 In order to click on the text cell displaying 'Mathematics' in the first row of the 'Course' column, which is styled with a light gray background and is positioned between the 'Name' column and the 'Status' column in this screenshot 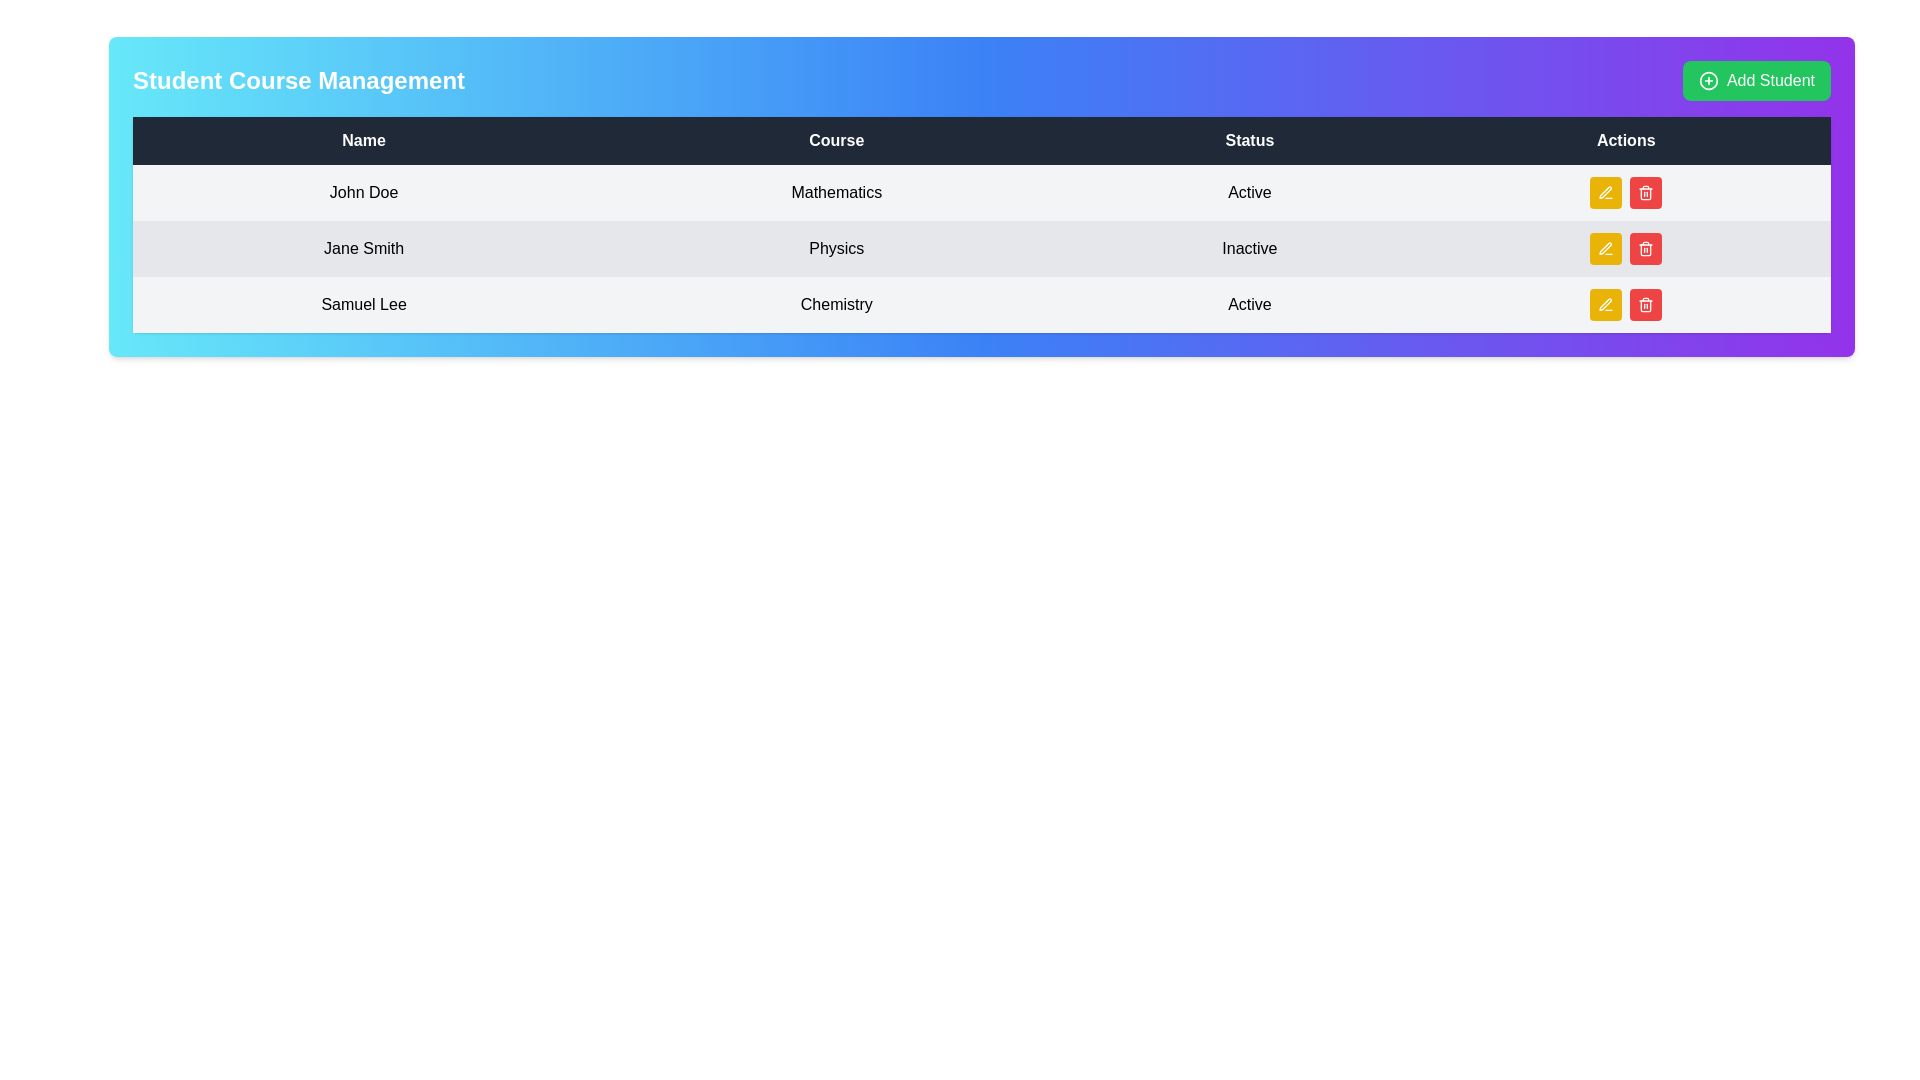, I will do `click(836, 192)`.